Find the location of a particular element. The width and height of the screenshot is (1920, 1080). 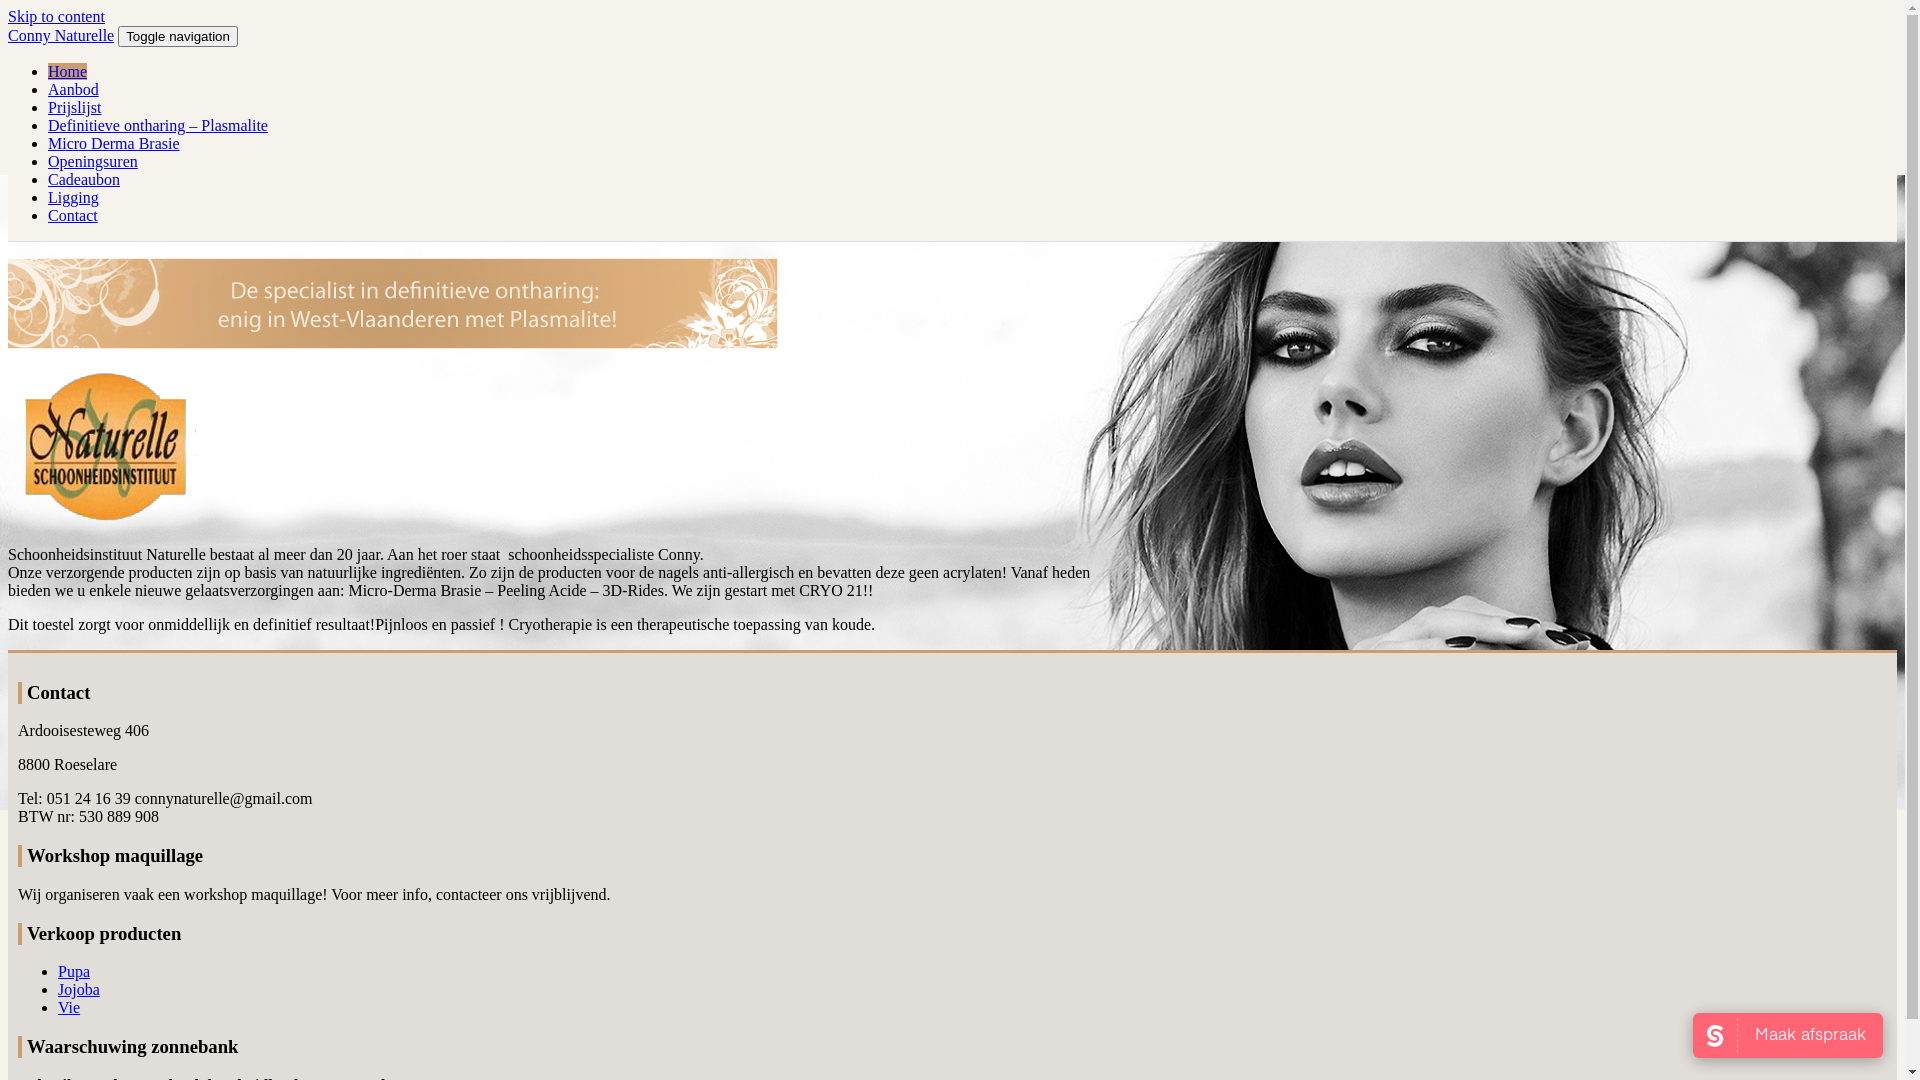

'Openingsuren' is located at coordinates (48, 160).